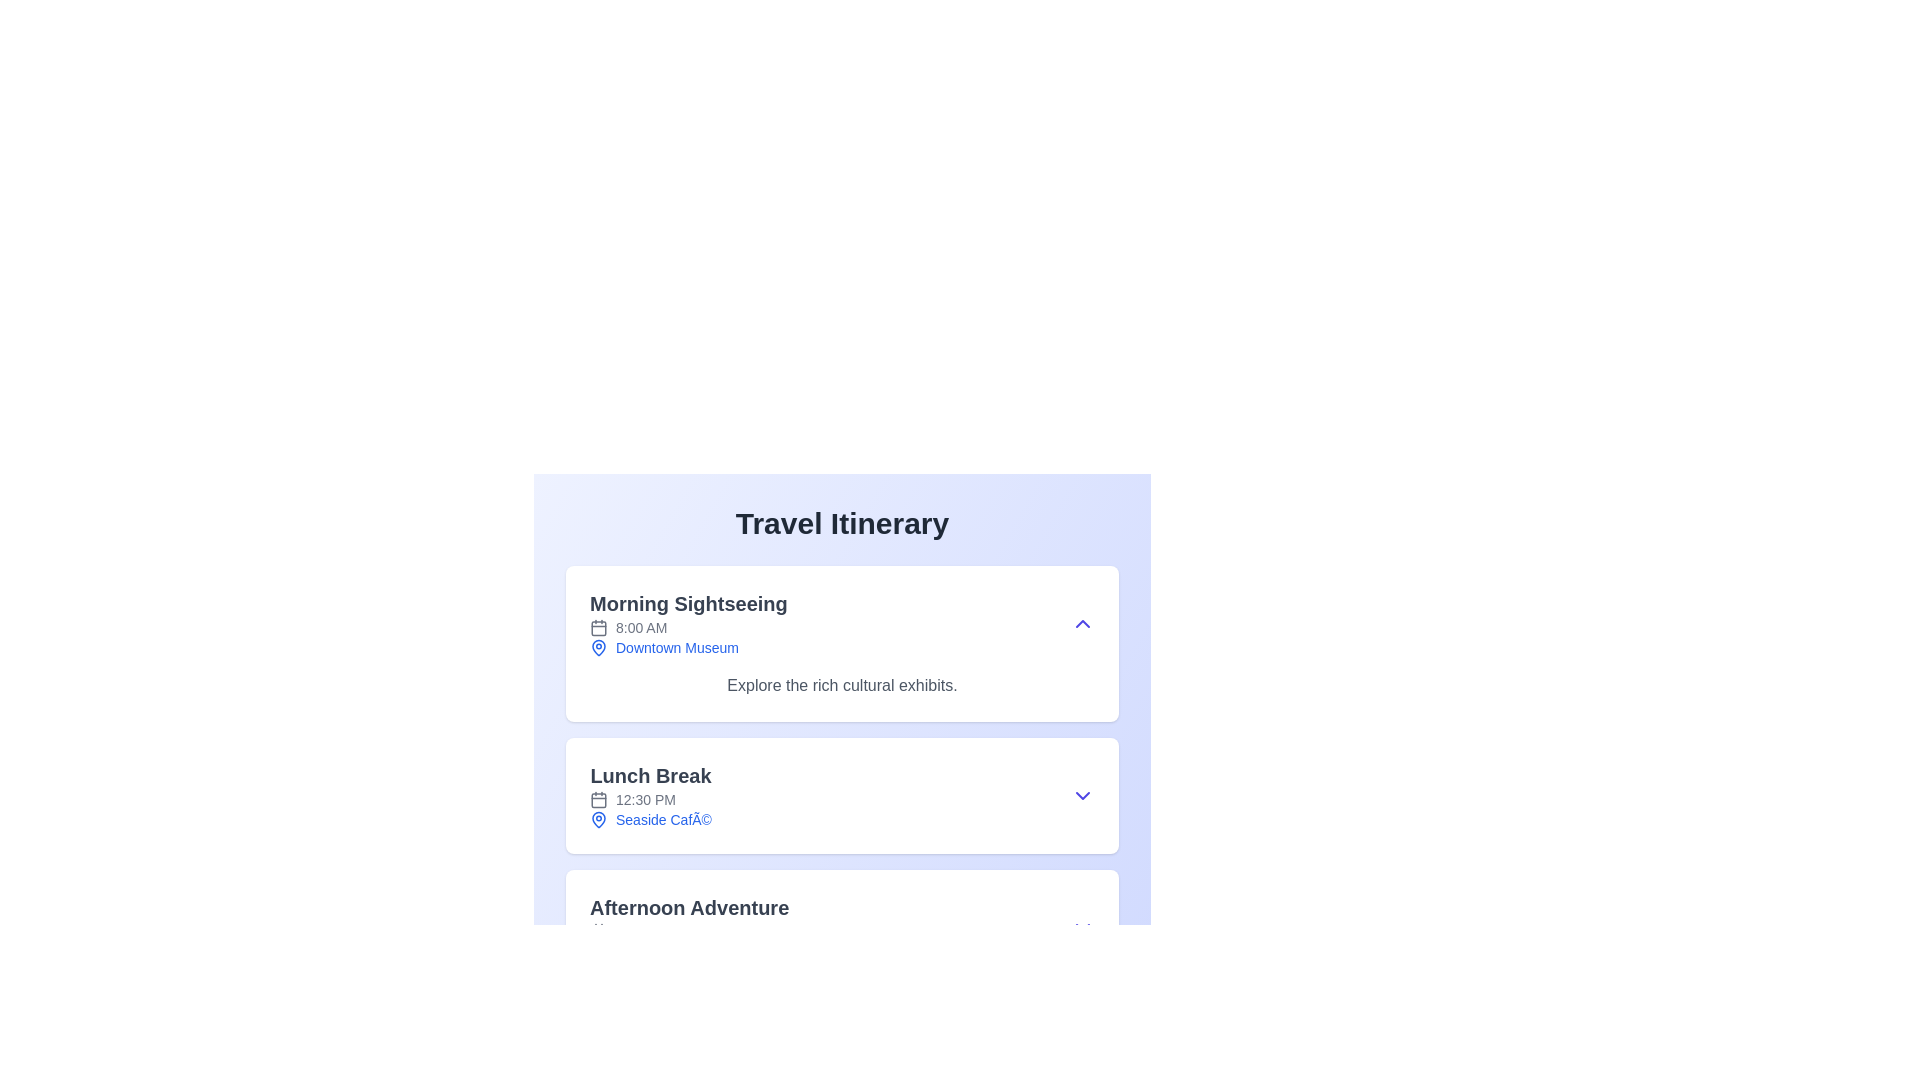 This screenshot has height=1080, width=1920. Describe the element at coordinates (650, 794) in the screenshot. I see `the displayed information about the scheduled lunch break which includes 'Lunch Break', '12:30 PM', and 'Seaside Café'` at that location.